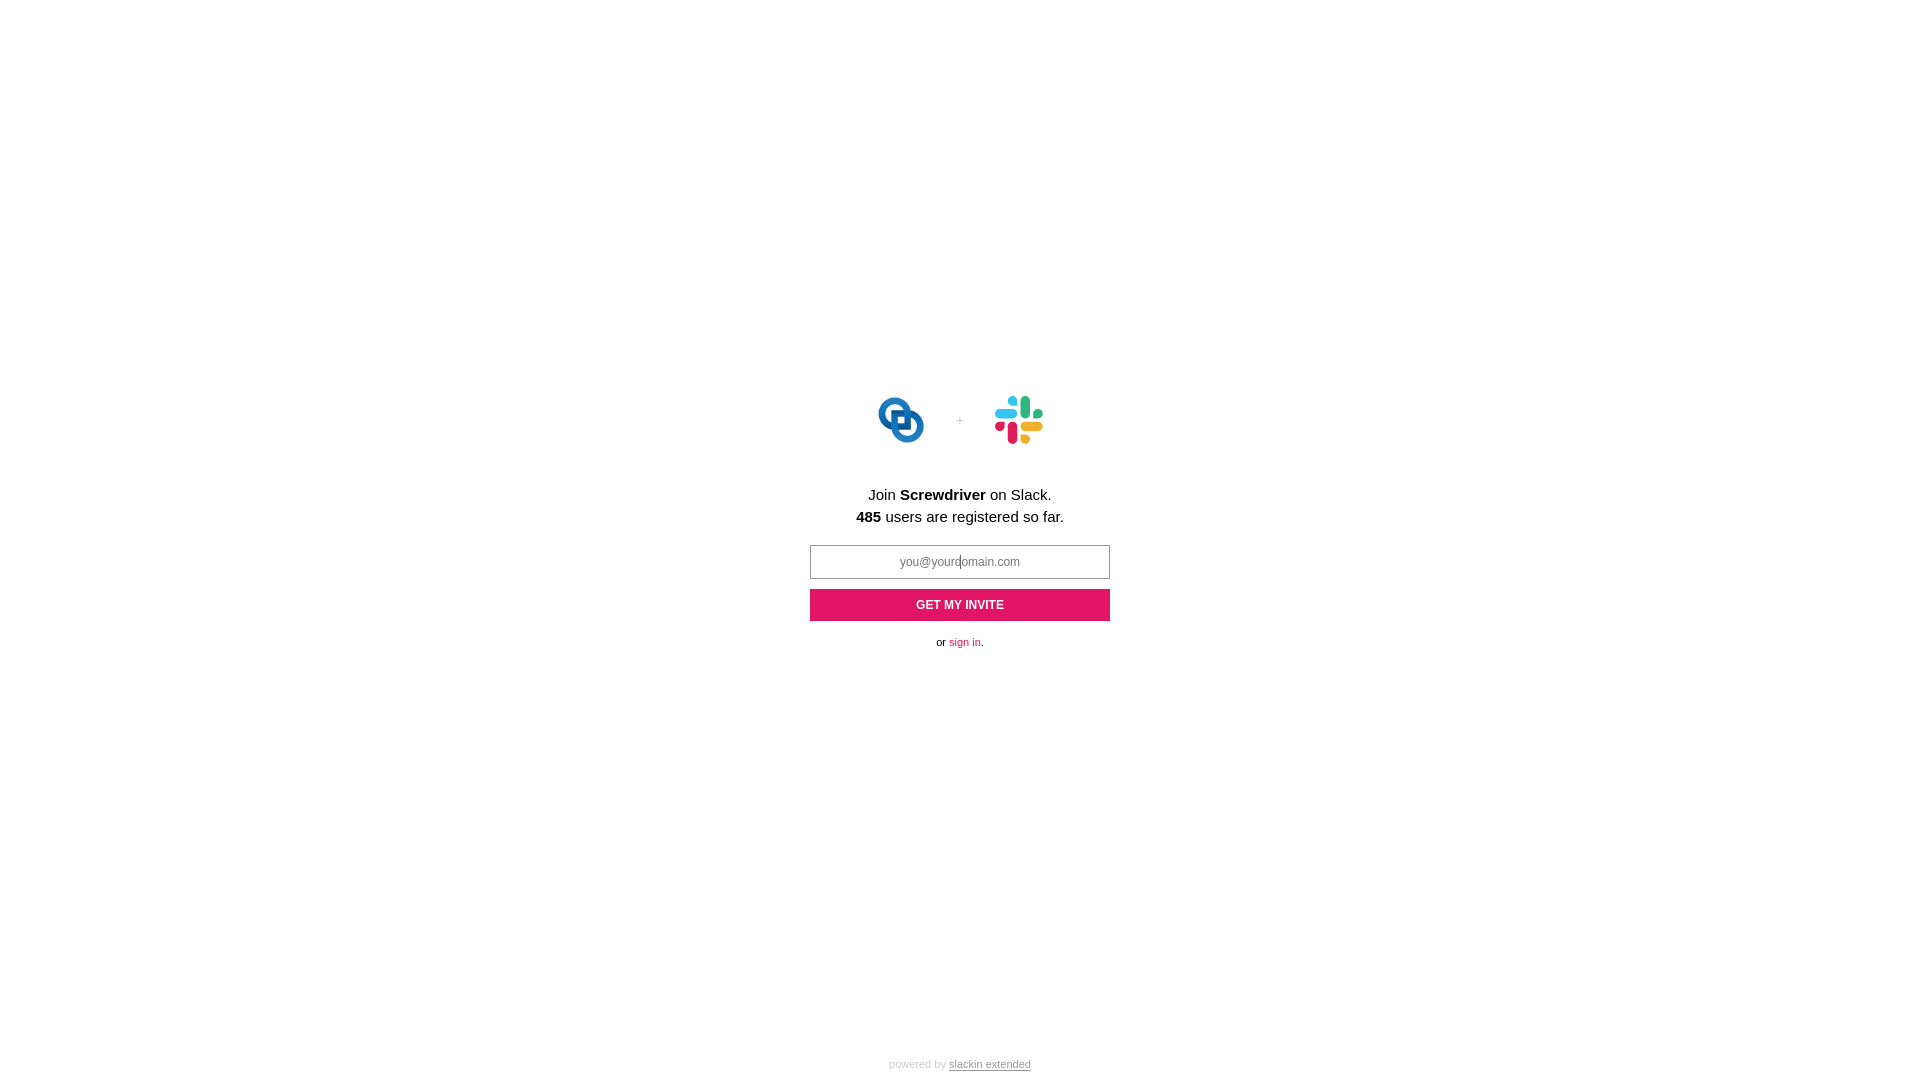  I want to click on 'slackin extended', so click(948, 1063).